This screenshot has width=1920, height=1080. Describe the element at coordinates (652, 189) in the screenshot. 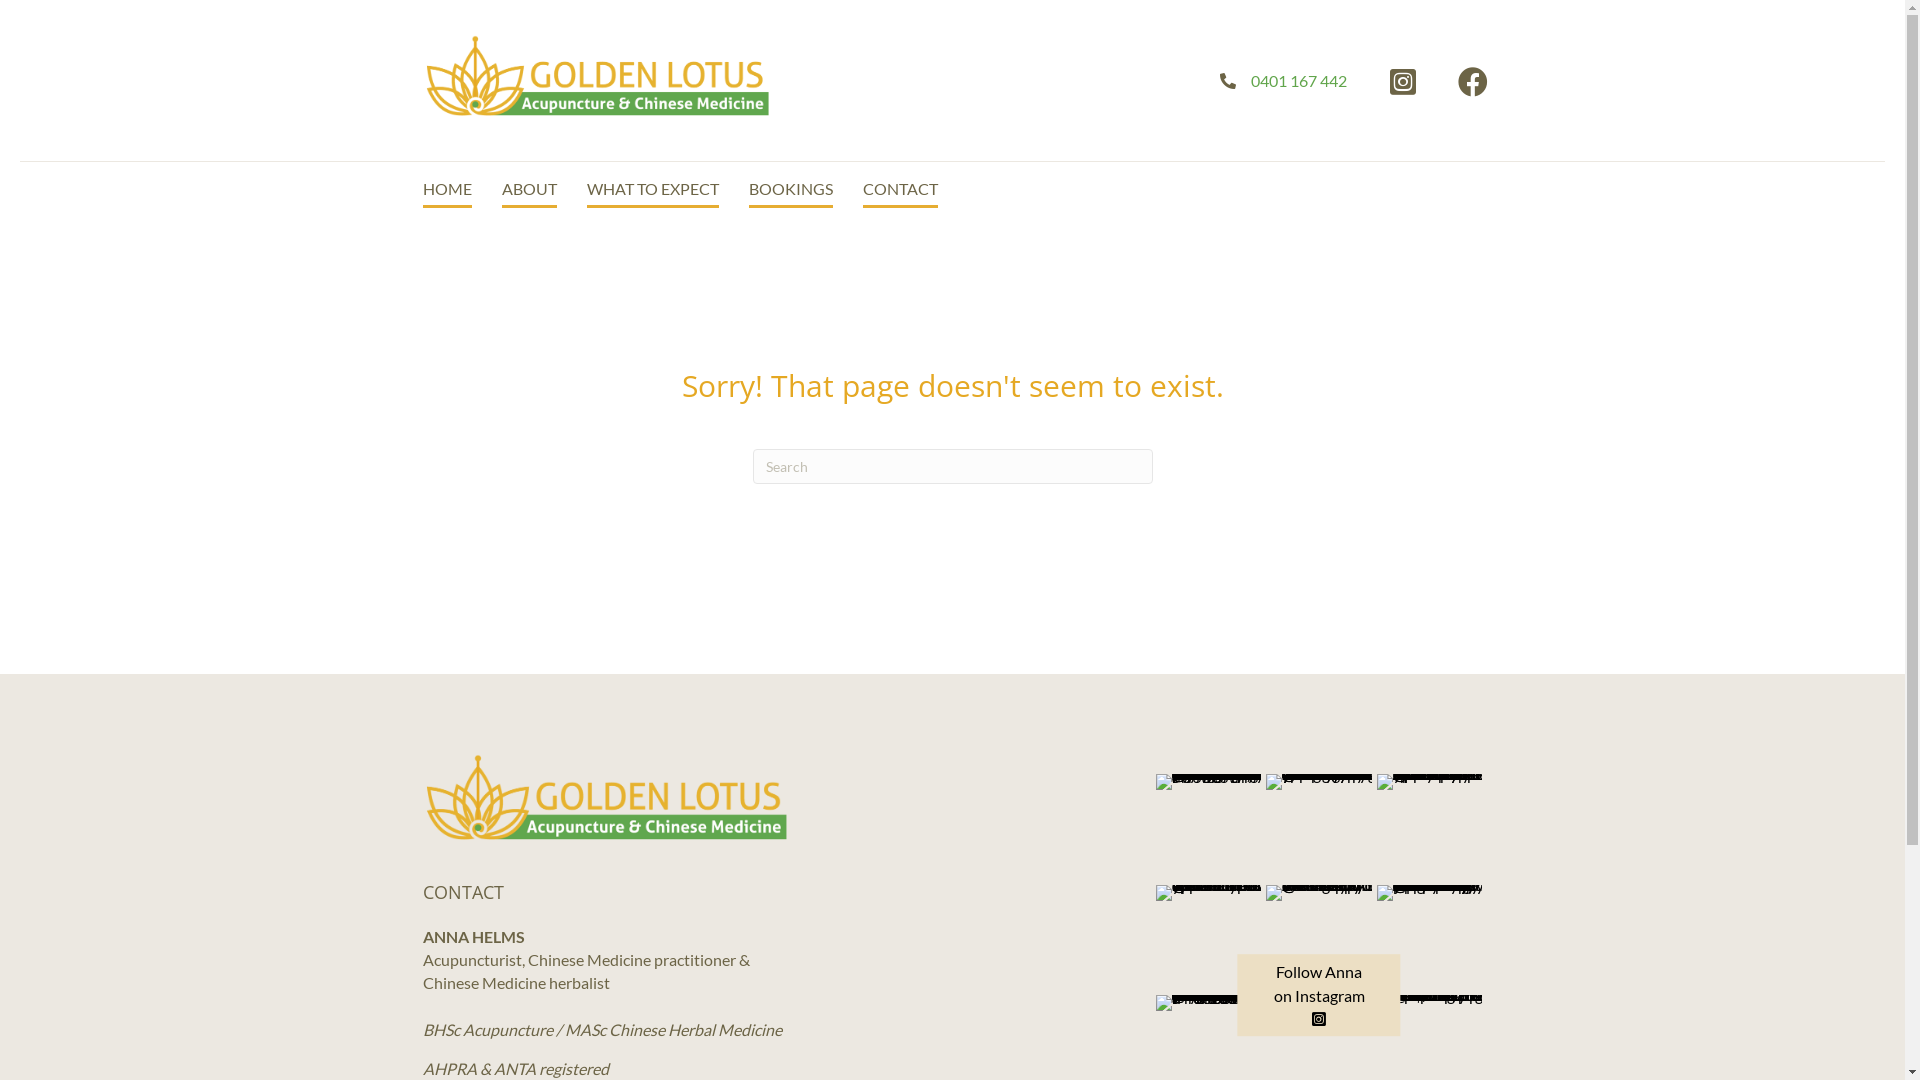

I see `'WHAT TO EXPECT'` at that location.